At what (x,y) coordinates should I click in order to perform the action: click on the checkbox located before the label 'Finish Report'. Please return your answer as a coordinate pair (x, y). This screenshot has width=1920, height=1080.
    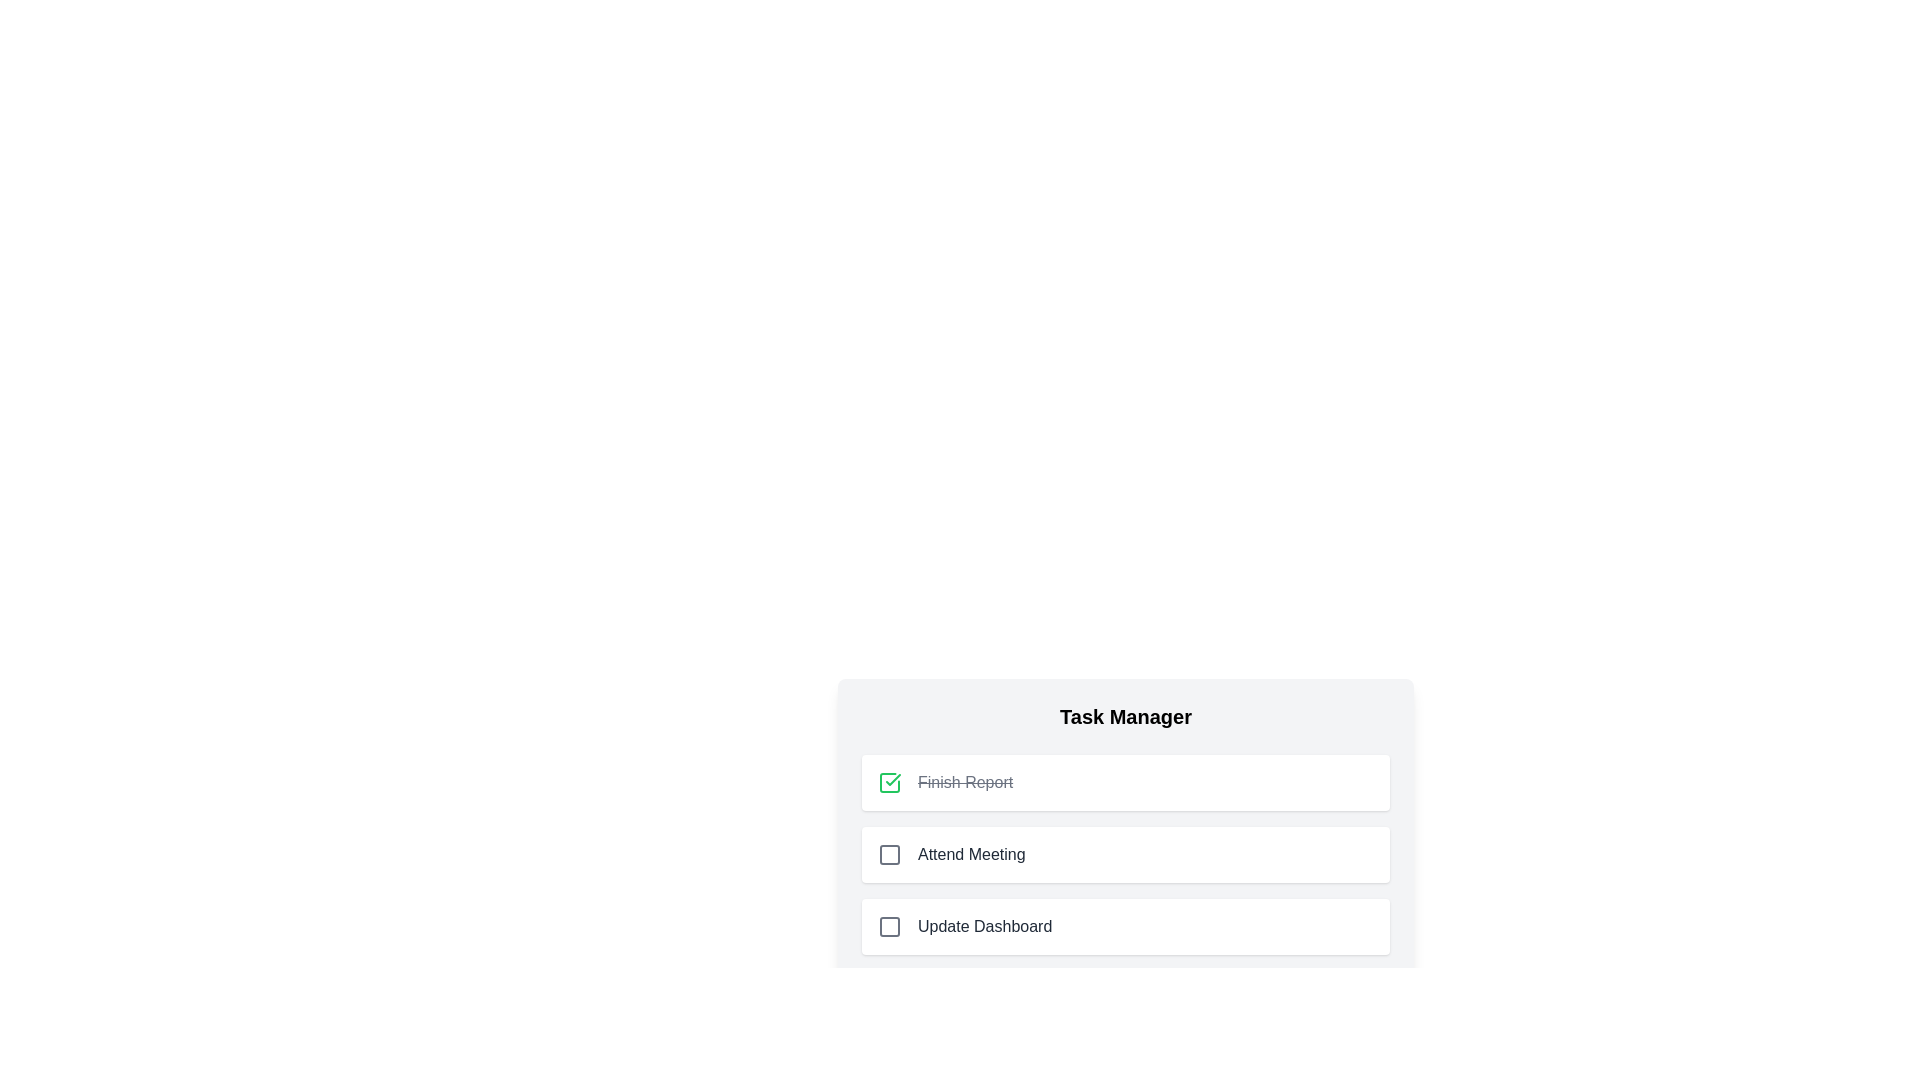
    Looking at the image, I should click on (888, 782).